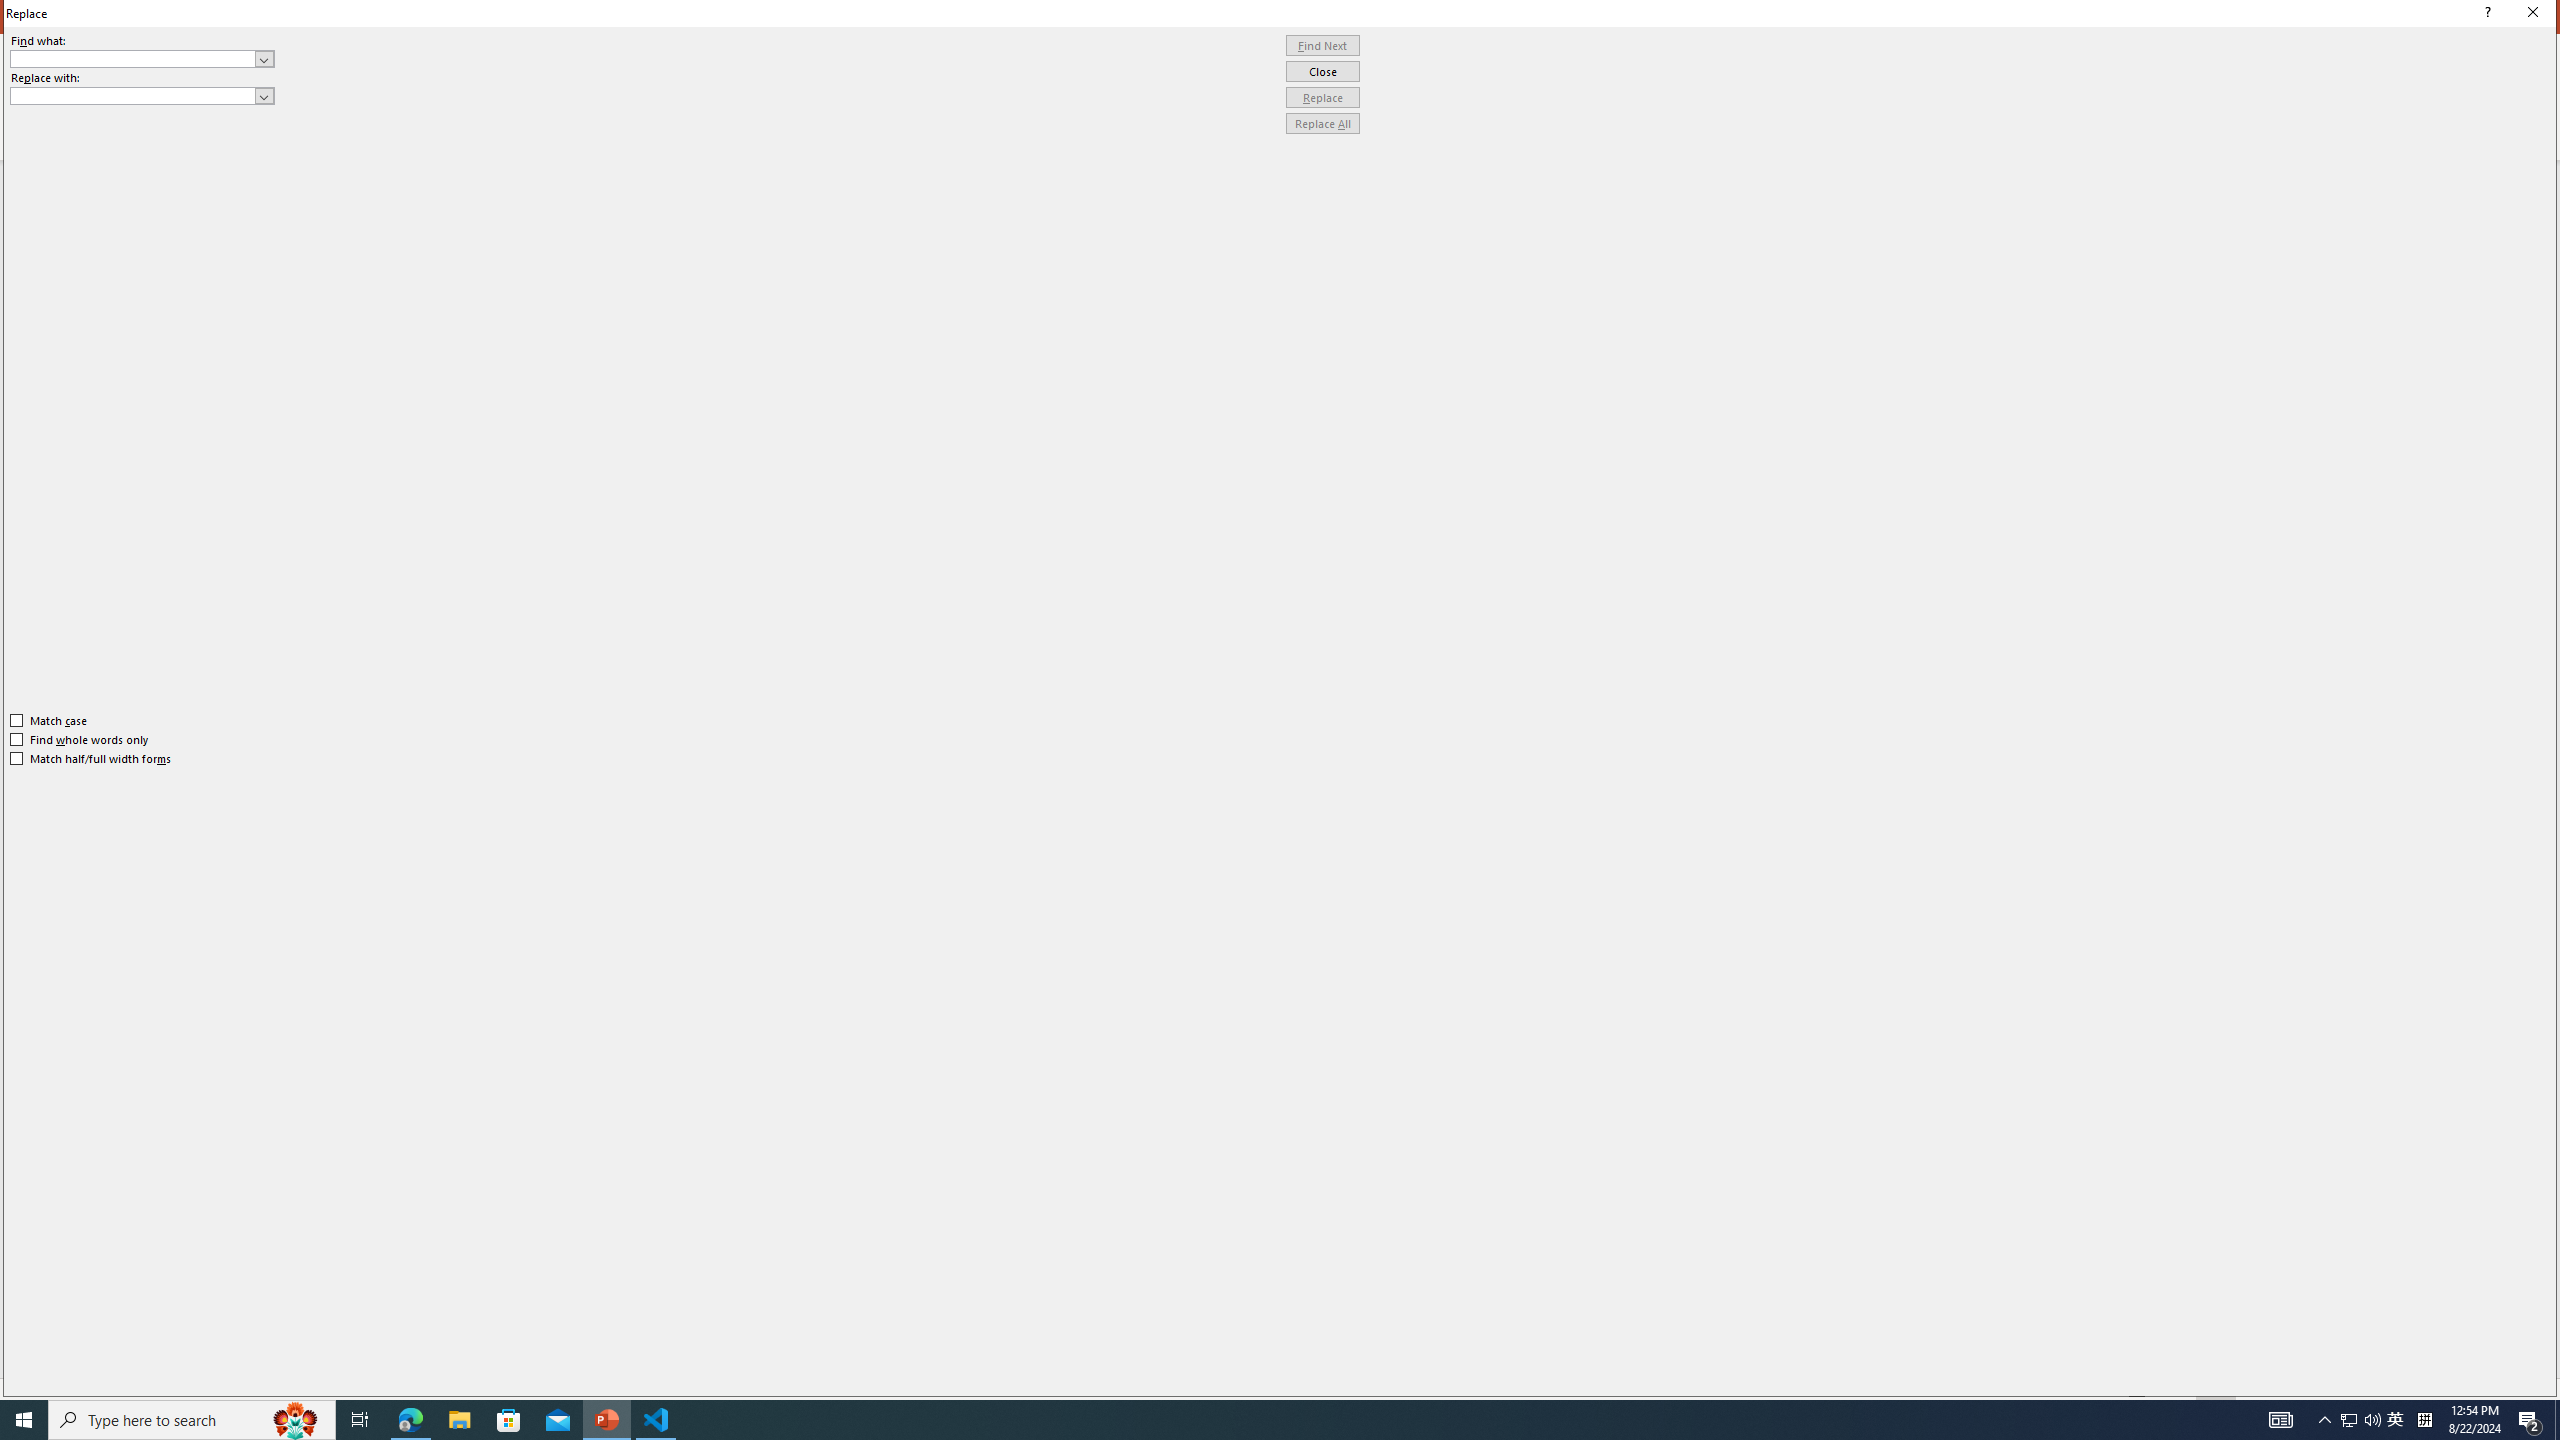 This screenshot has height=1440, width=2560. Describe the element at coordinates (1322, 122) in the screenshot. I see `'Replace All'` at that location.